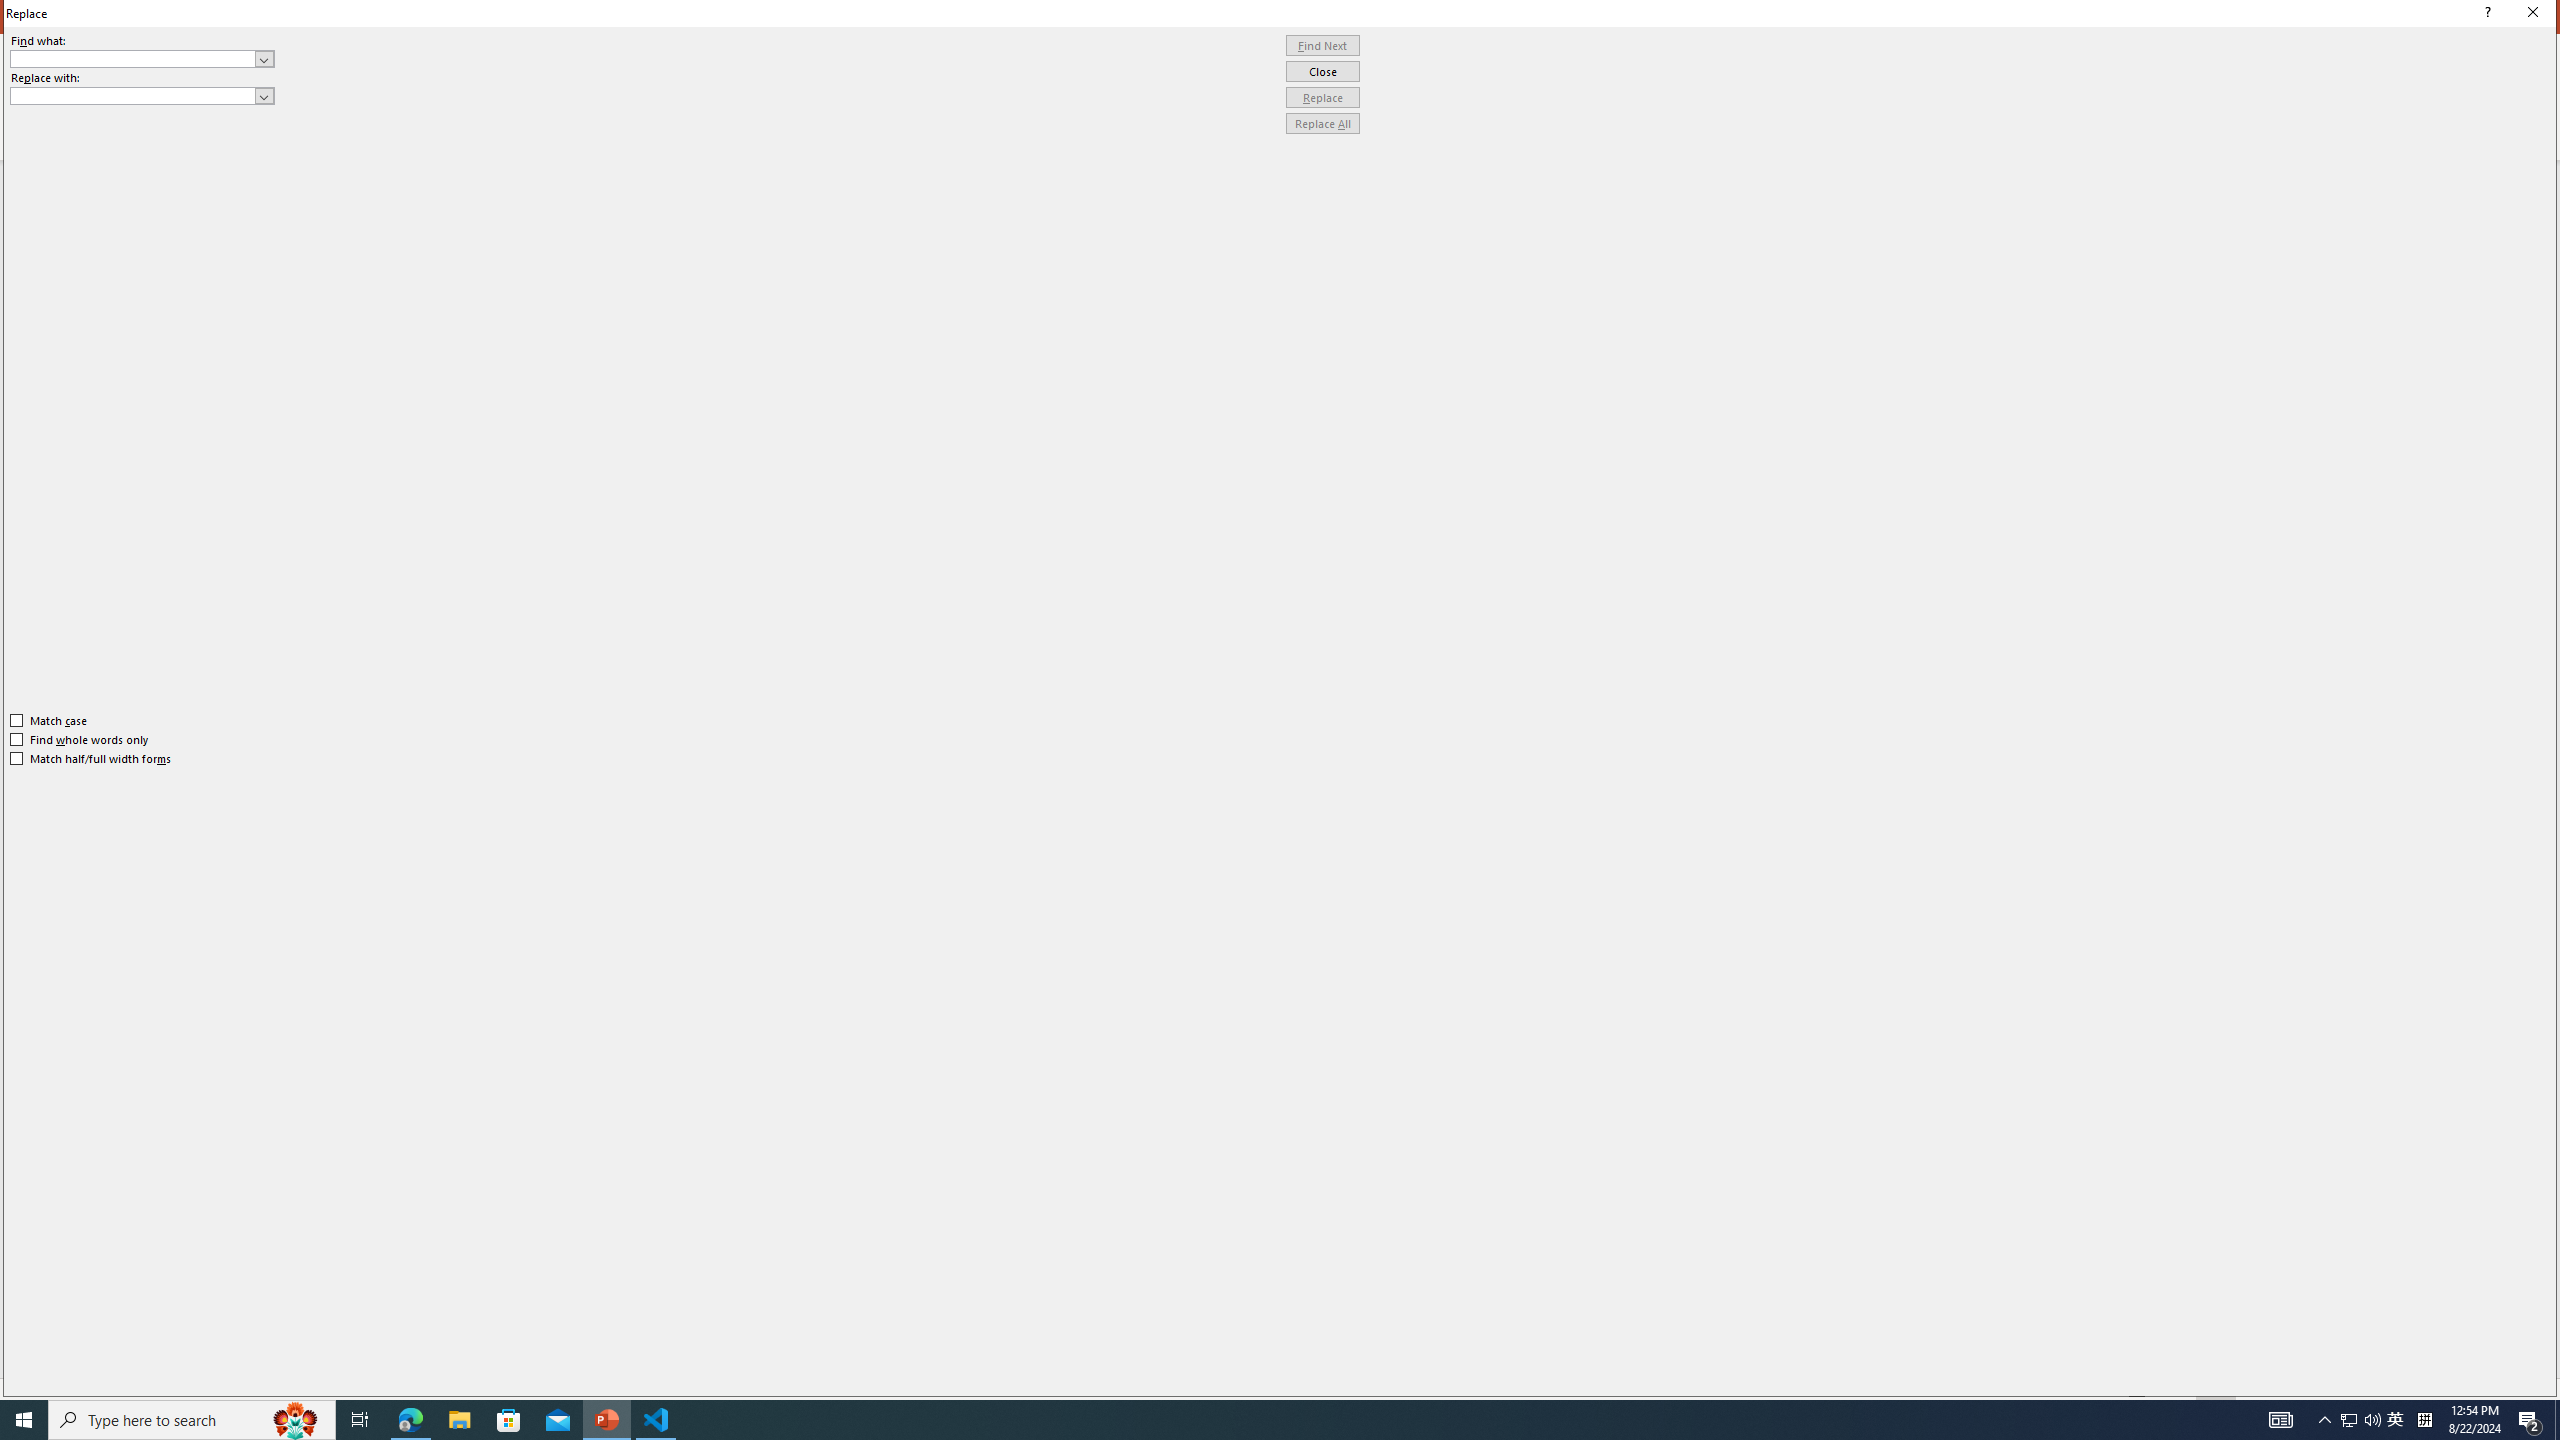 This screenshot has height=1440, width=2560. Describe the element at coordinates (1322, 122) in the screenshot. I see `'Replace All'` at that location.